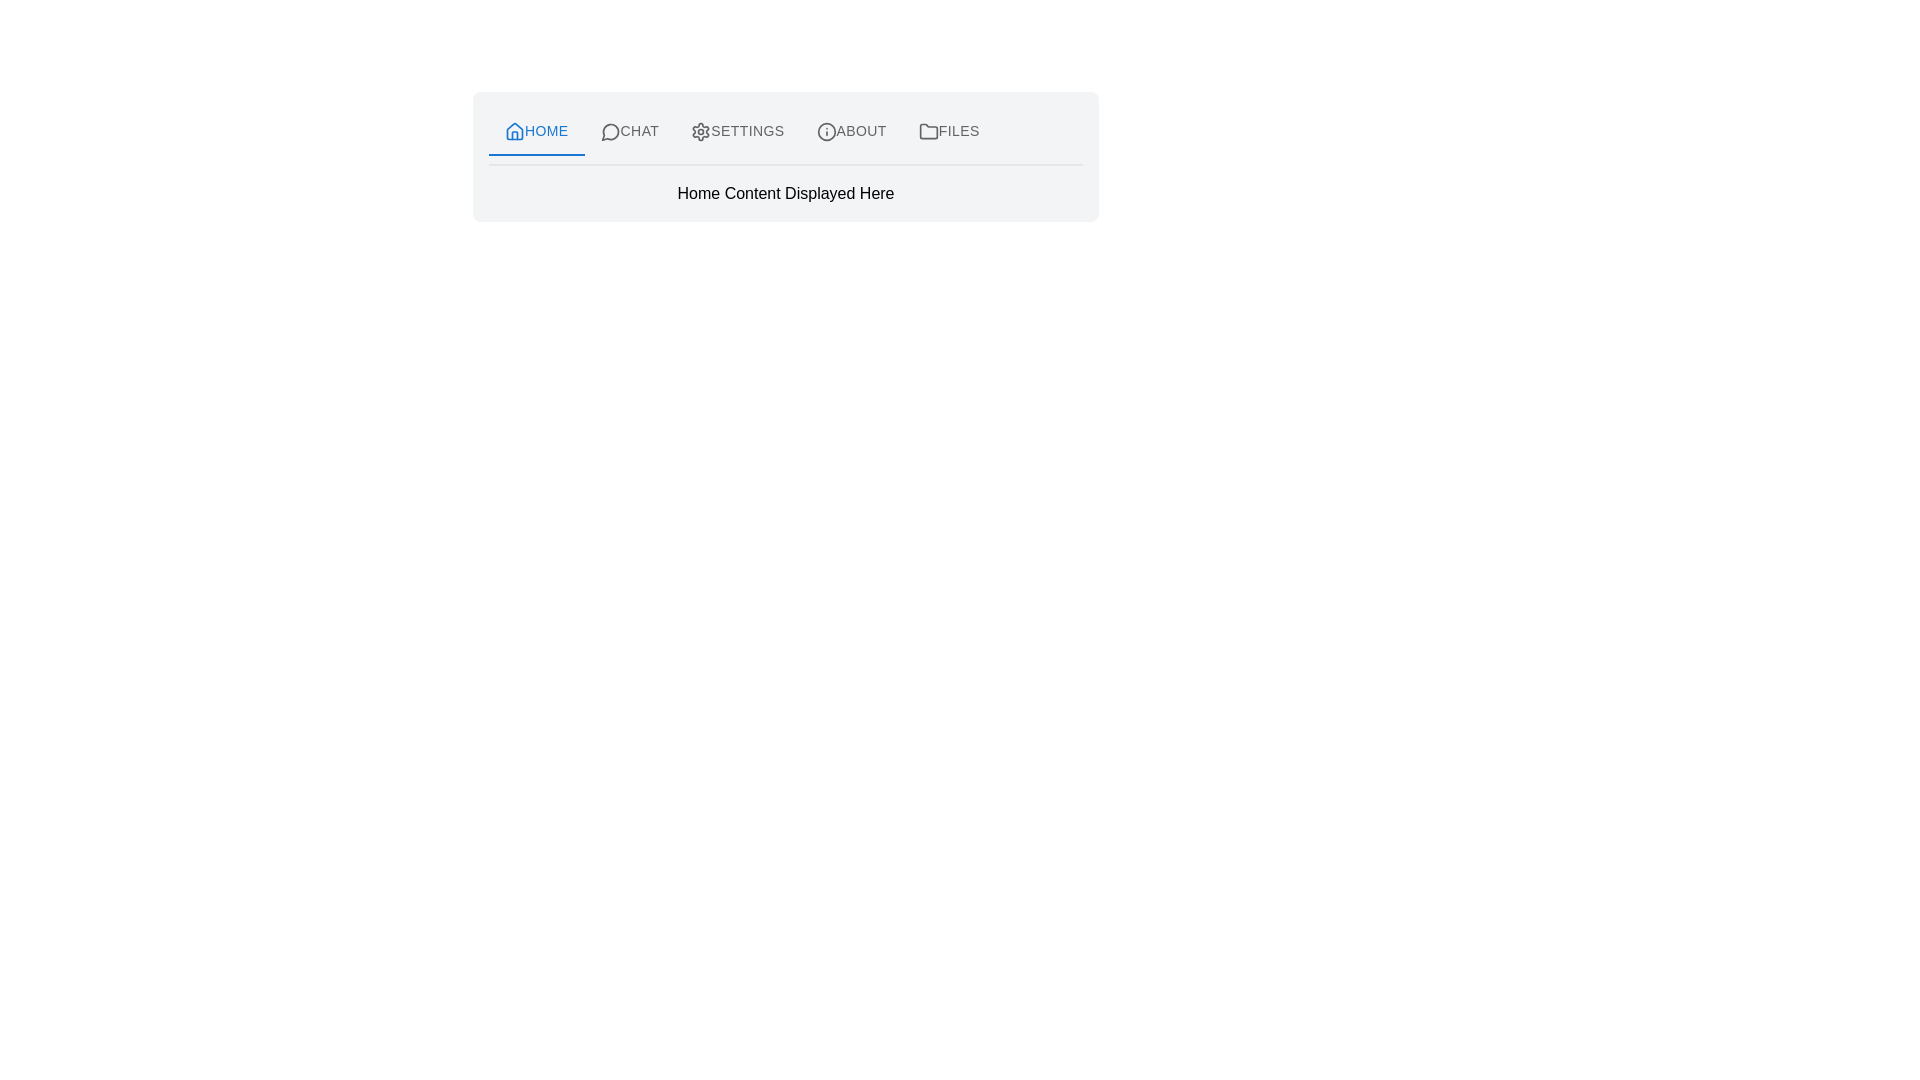  Describe the element at coordinates (628, 131) in the screenshot. I see `the 'Chat' tab button, which is the second tab in the navigation bar` at that location.